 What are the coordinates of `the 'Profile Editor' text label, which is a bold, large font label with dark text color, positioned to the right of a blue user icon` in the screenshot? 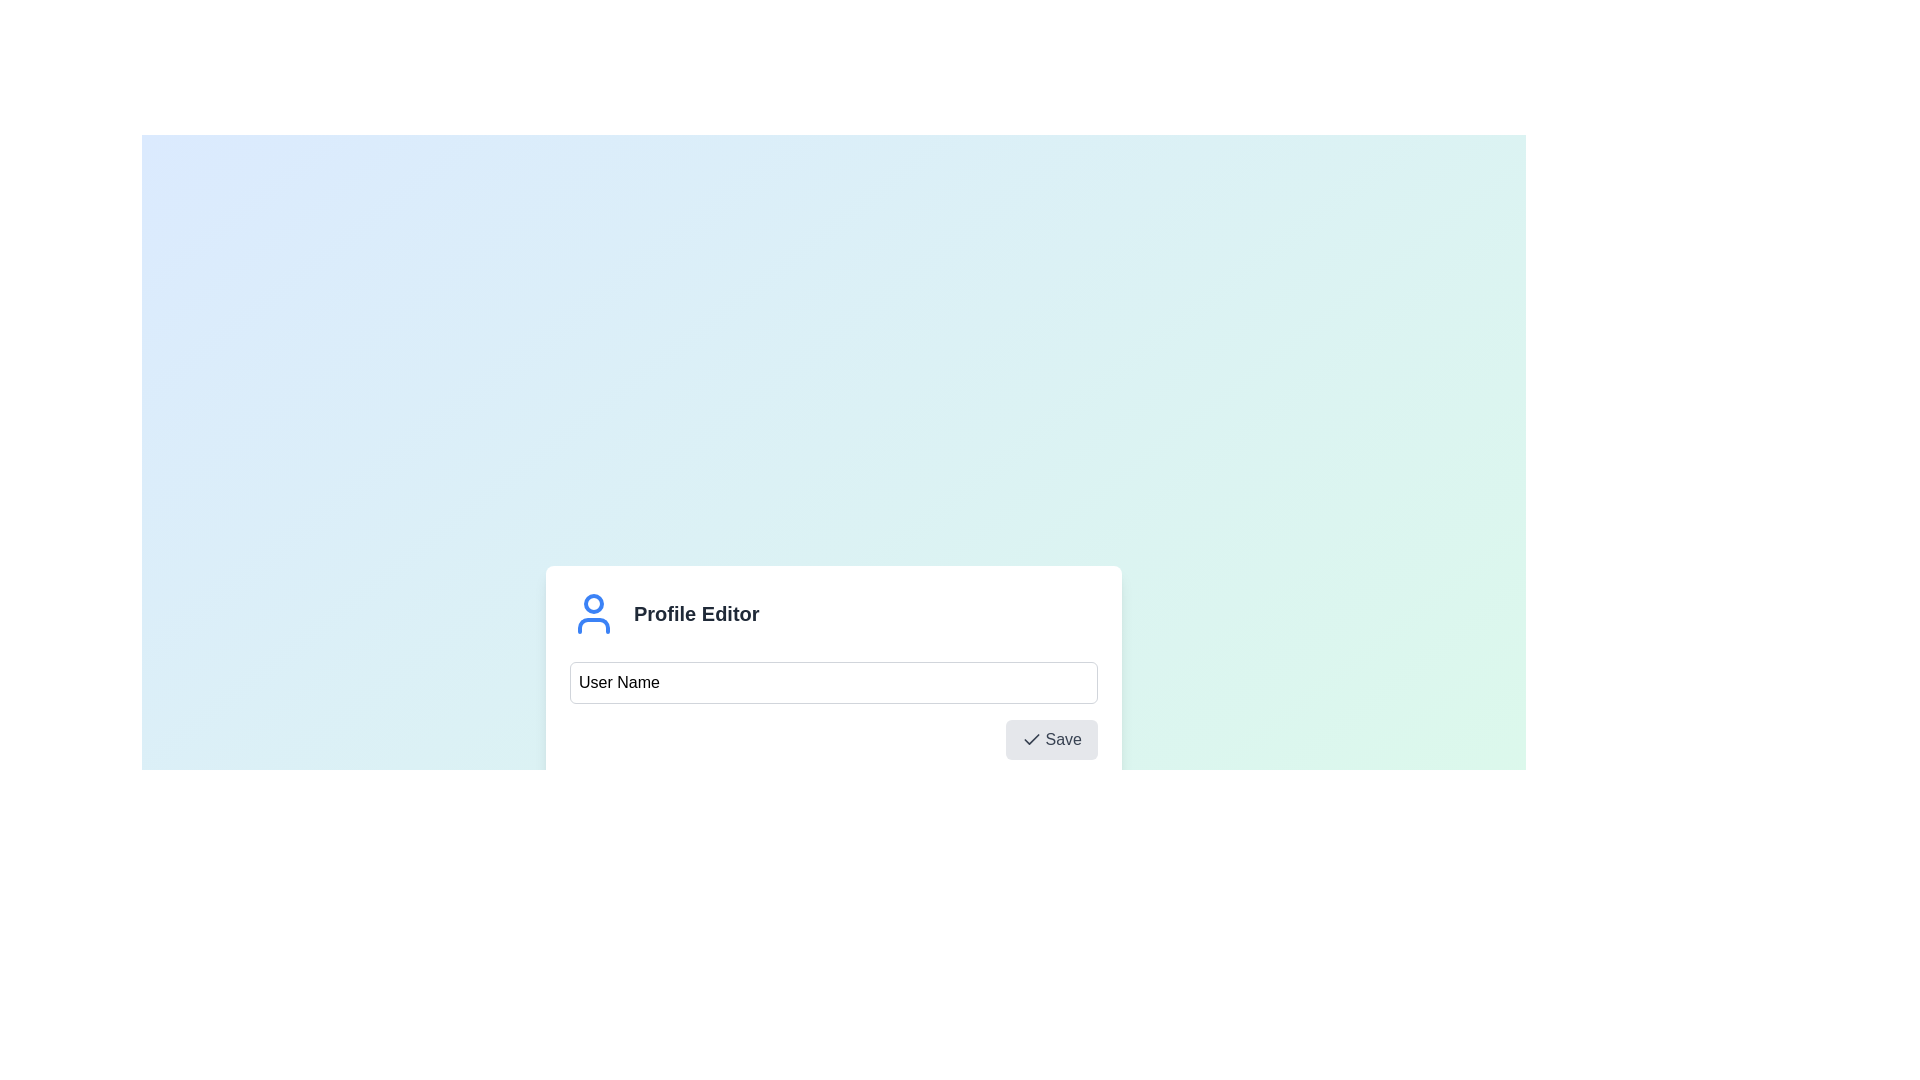 It's located at (696, 612).